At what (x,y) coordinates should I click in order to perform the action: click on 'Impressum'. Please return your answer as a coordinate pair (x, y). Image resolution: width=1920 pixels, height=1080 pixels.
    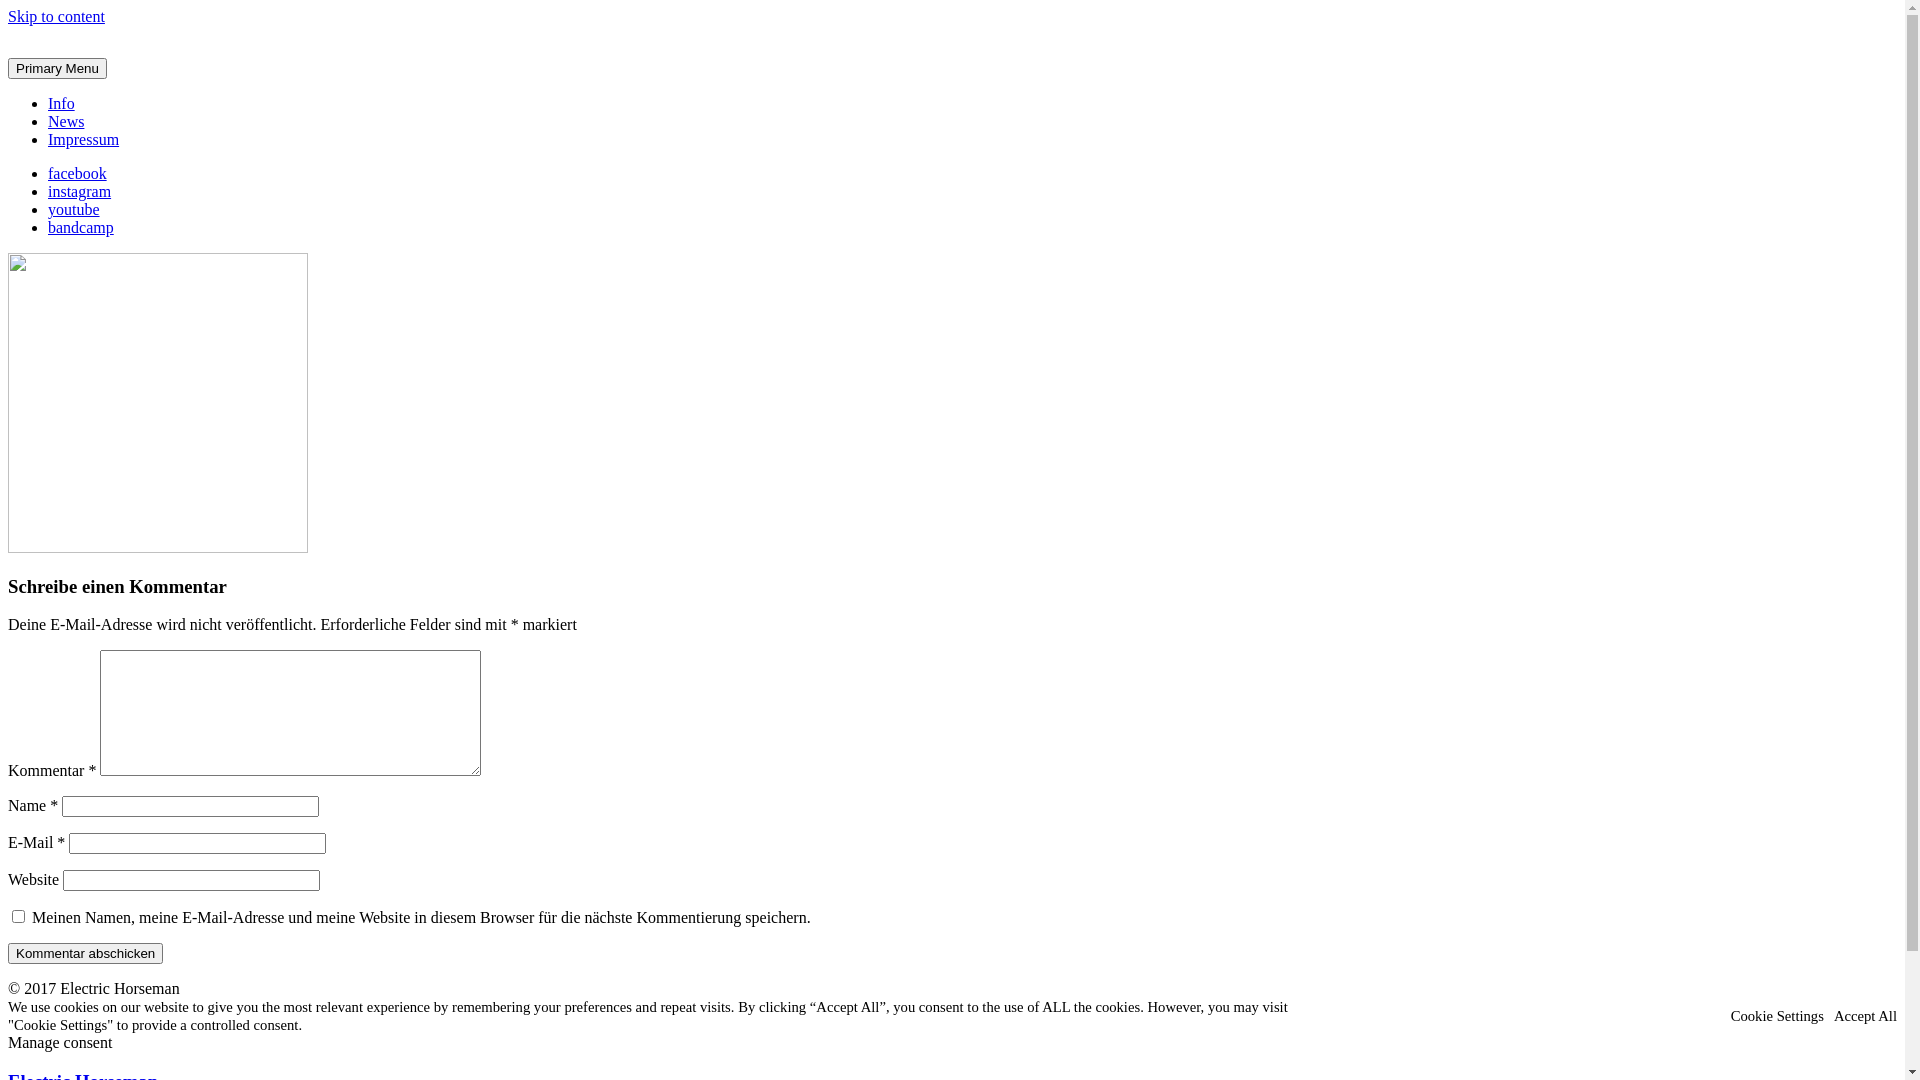
    Looking at the image, I should click on (48, 138).